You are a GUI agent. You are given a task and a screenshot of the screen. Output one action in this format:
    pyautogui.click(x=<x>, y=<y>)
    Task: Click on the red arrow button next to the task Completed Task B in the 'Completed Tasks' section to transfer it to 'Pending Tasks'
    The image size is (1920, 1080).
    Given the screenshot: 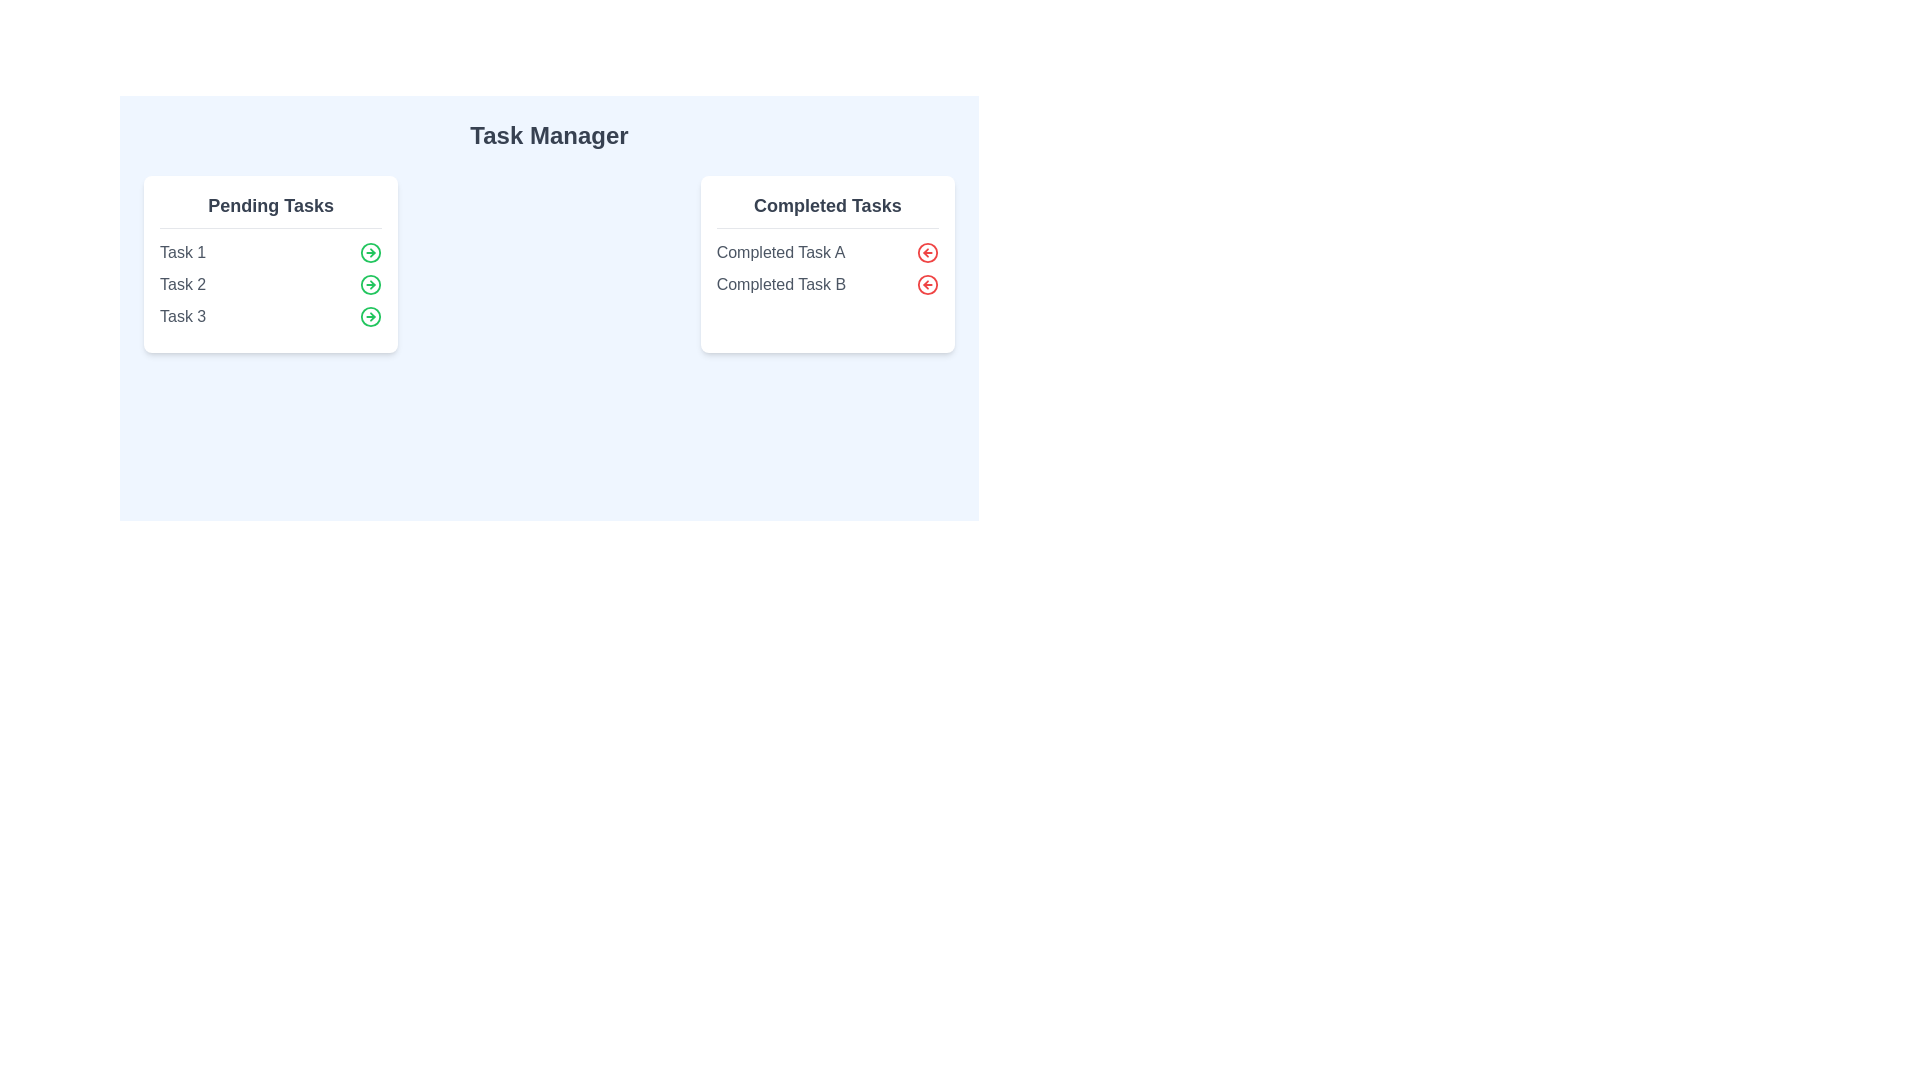 What is the action you would take?
    pyautogui.click(x=926, y=285)
    